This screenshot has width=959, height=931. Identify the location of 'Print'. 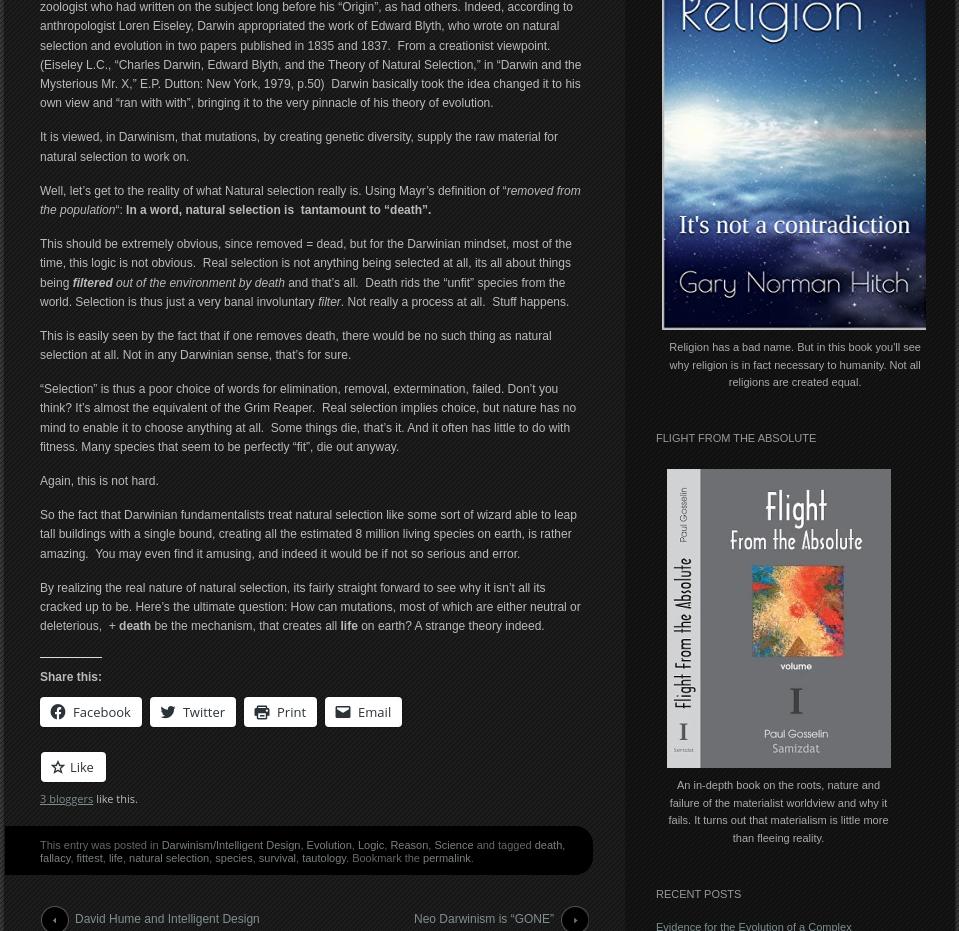
(290, 710).